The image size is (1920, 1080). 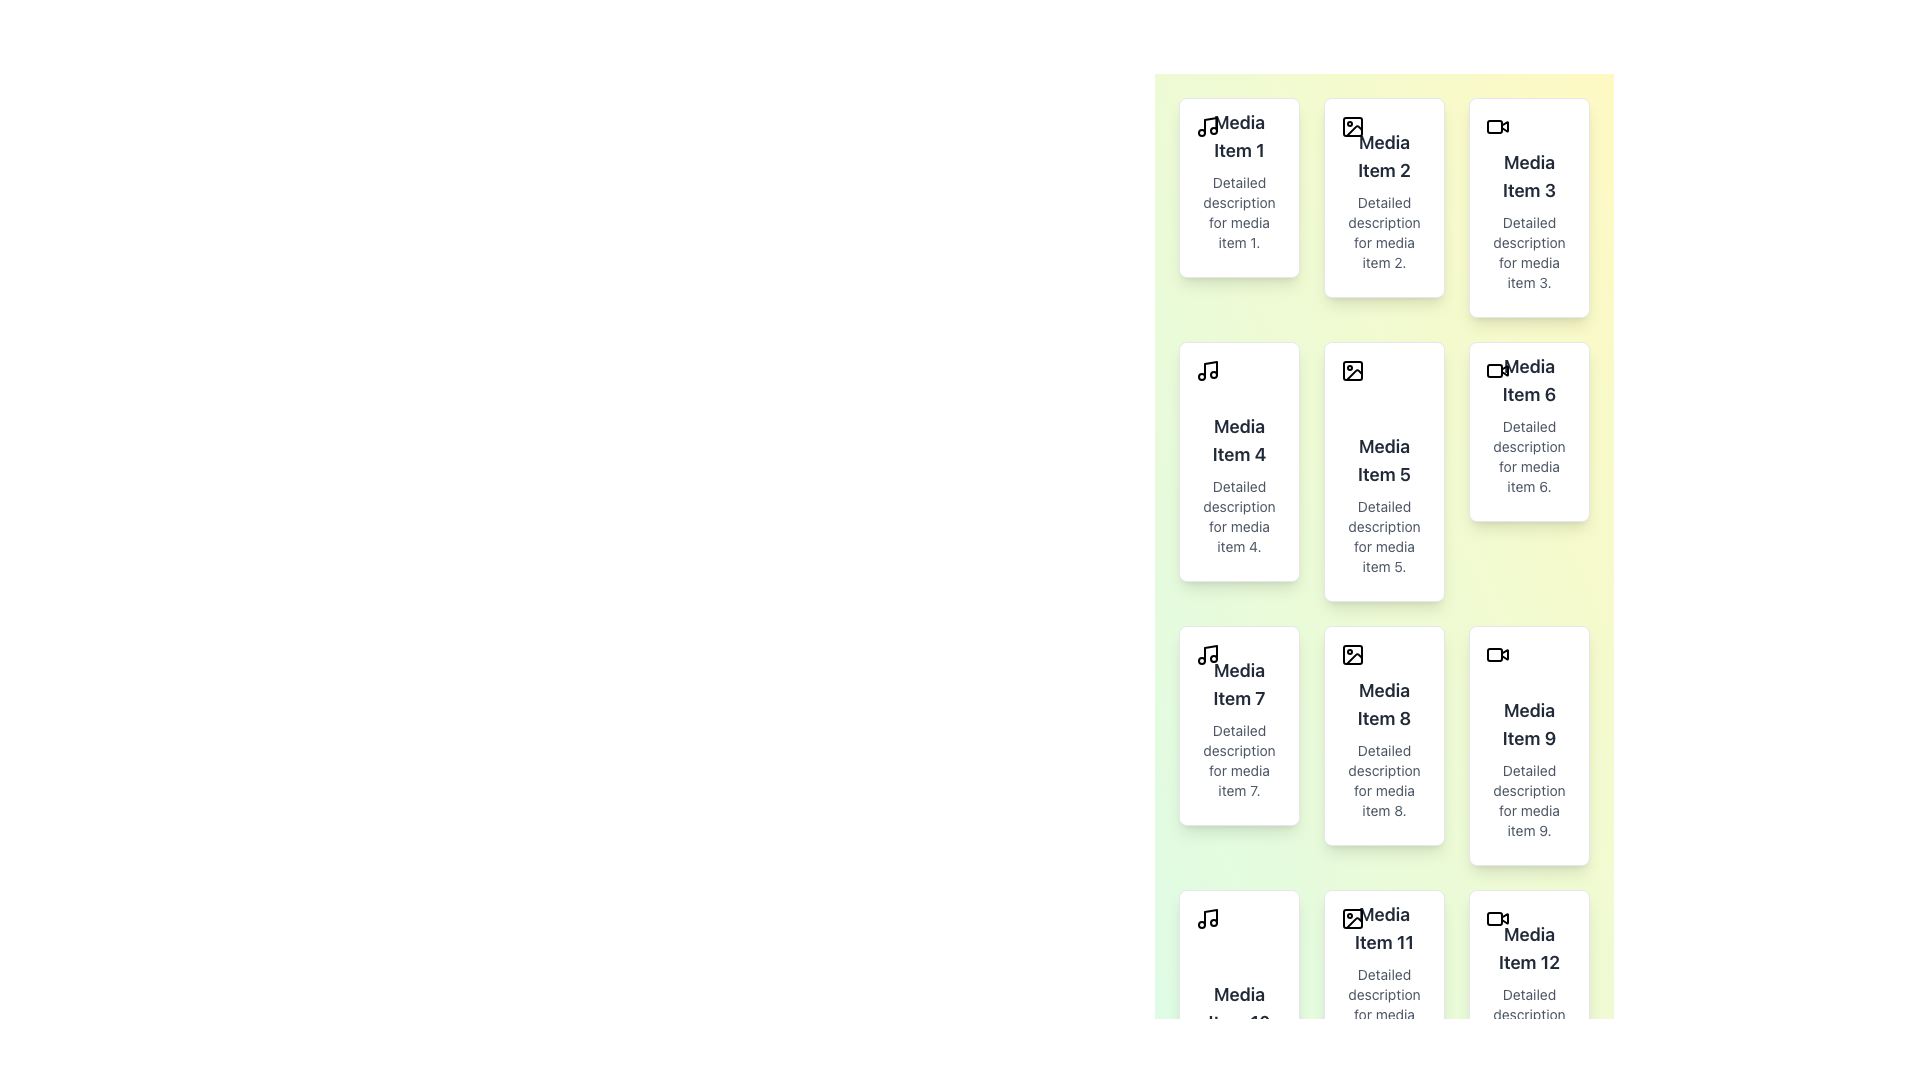 I want to click on the icon representing the media type associated with 'Media Item 7', located at the top-left corner of the card, so click(x=1207, y=655).